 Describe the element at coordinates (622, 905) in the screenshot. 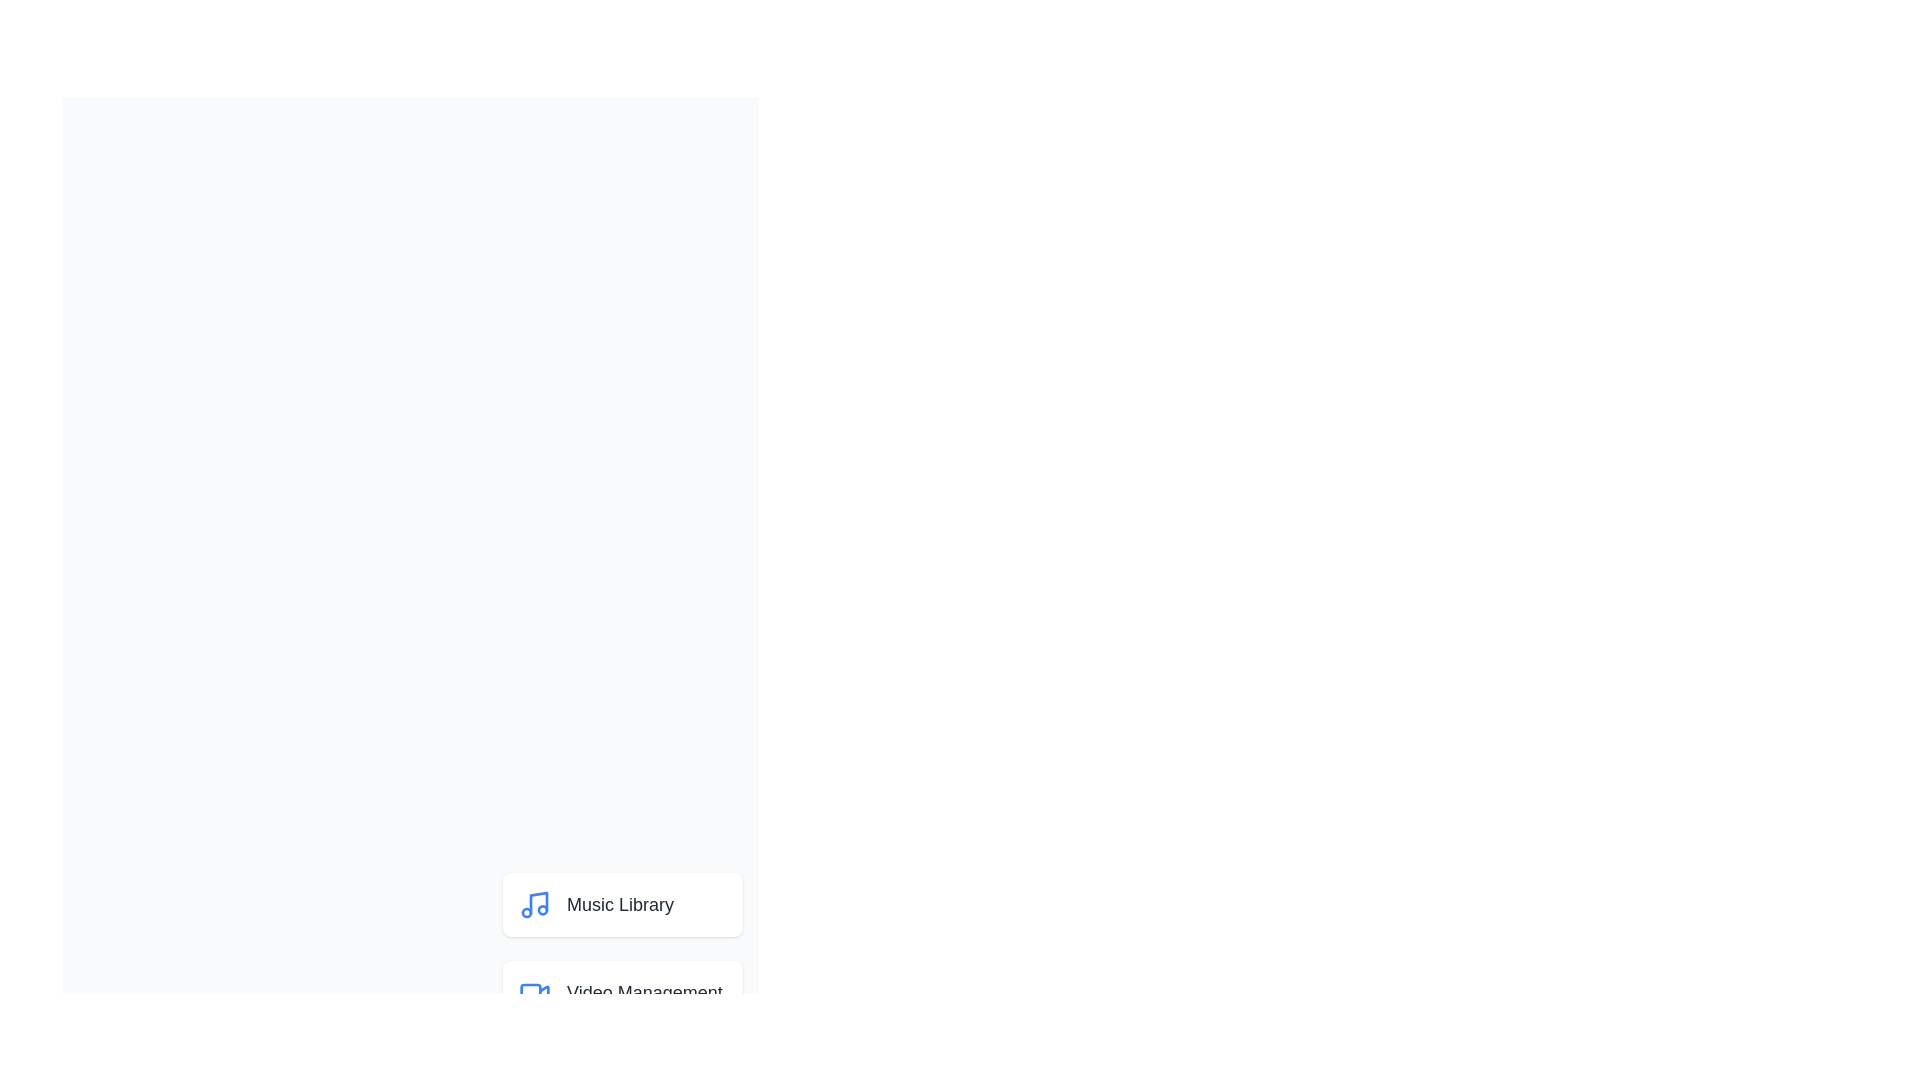

I see `the menu item corresponding to Music Library` at that location.